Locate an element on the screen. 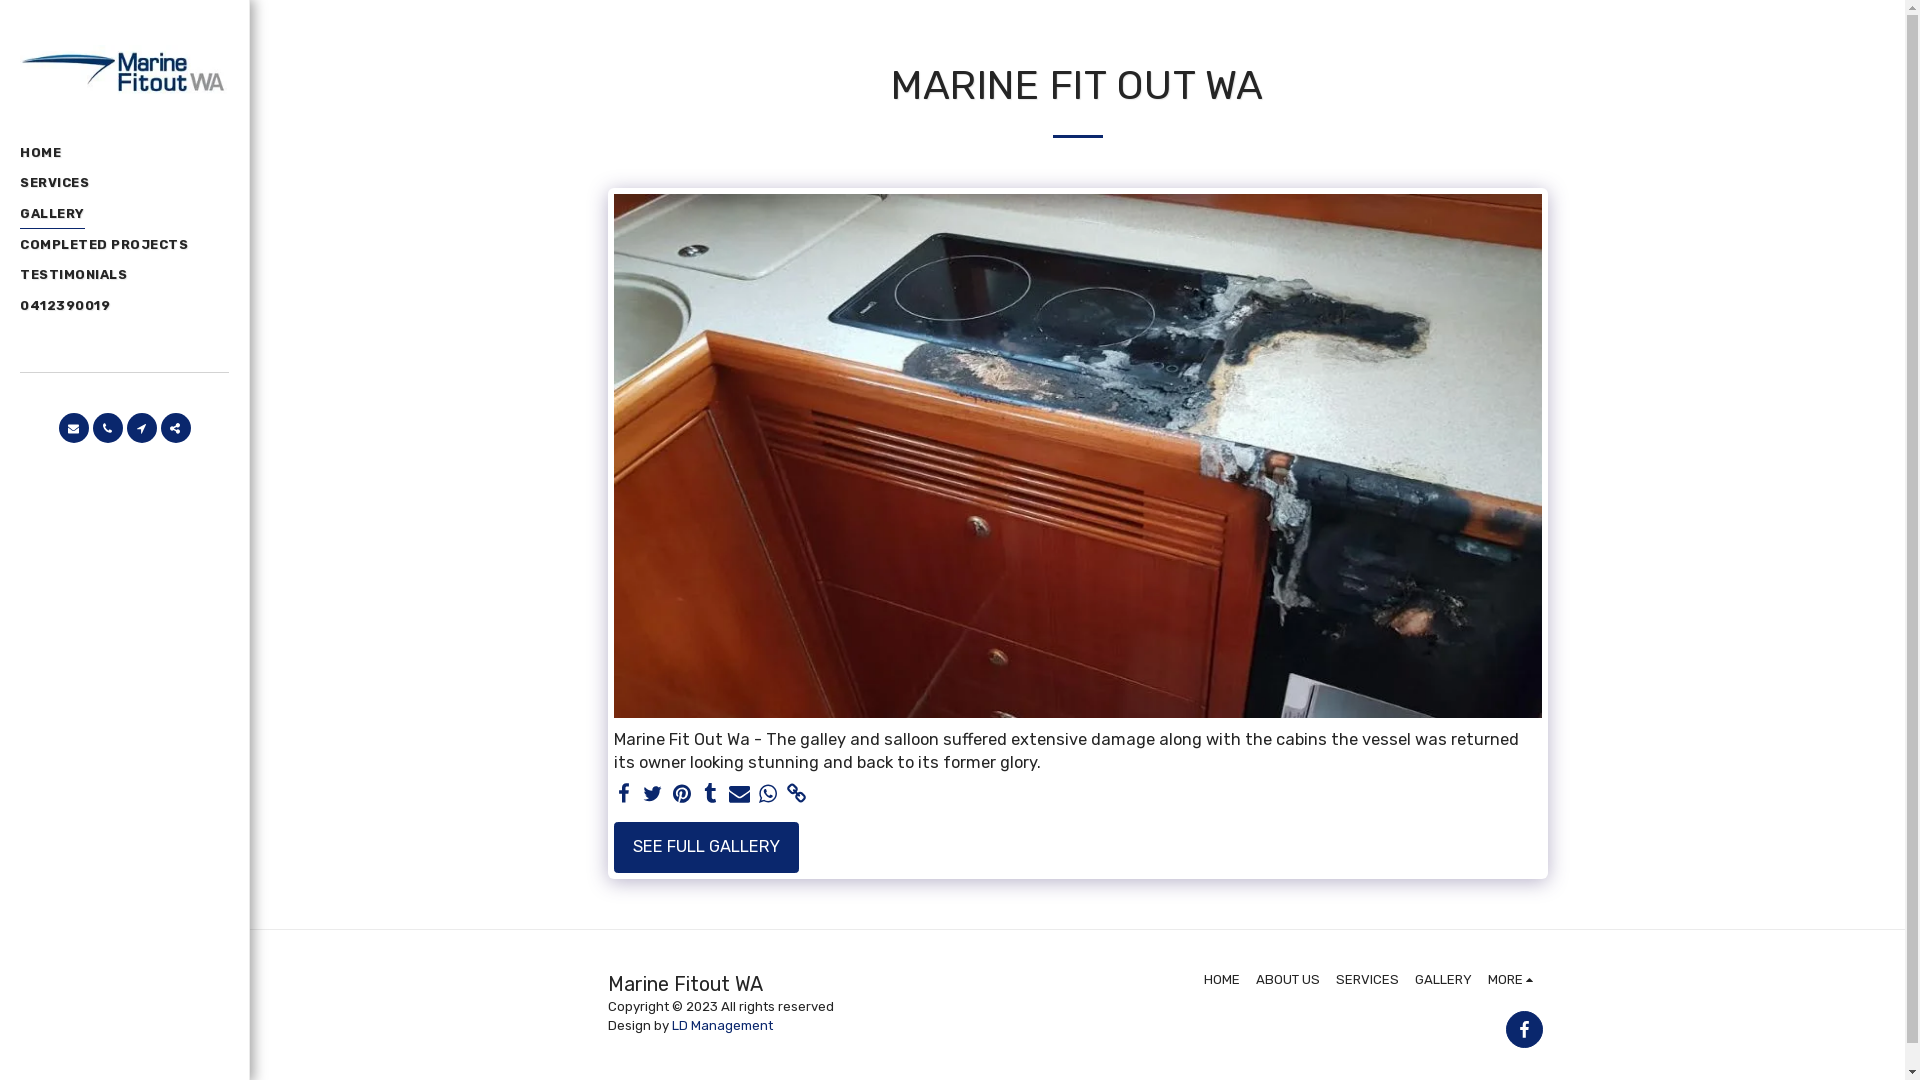 Image resolution: width=1920 pixels, height=1080 pixels. 'TESTIMONIALS' is located at coordinates (73, 276).